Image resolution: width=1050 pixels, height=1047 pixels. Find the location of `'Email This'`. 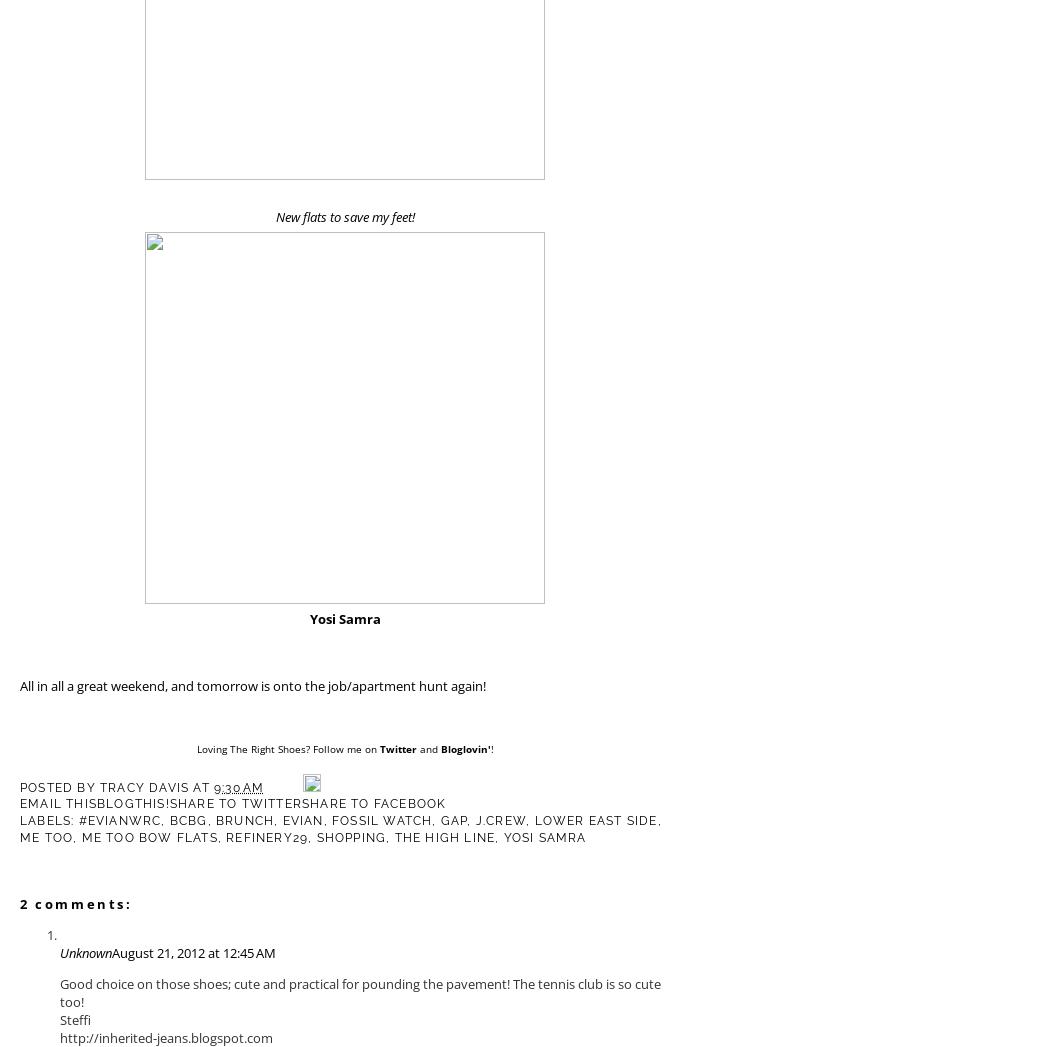

'Email This' is located at coordinates (57, 802).